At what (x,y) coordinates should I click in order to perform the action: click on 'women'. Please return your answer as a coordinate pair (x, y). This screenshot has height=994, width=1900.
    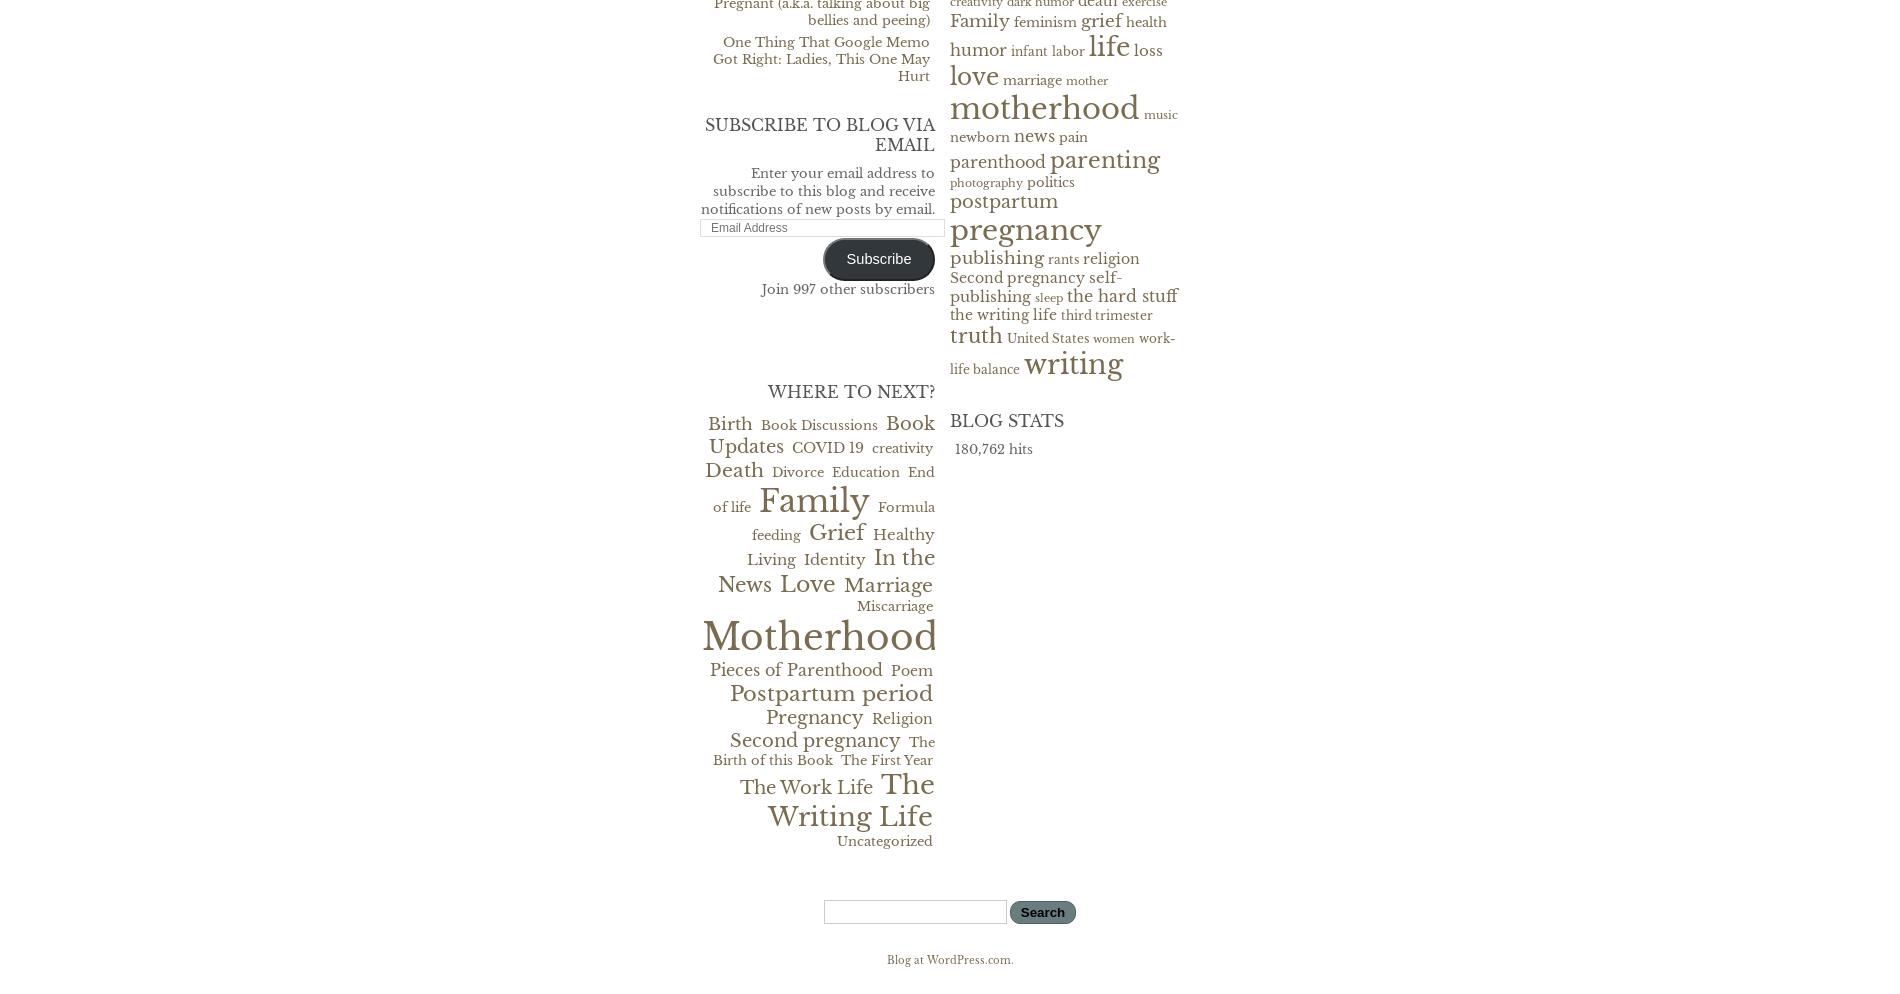
    Looking at the image, I should click on (1113, 337).